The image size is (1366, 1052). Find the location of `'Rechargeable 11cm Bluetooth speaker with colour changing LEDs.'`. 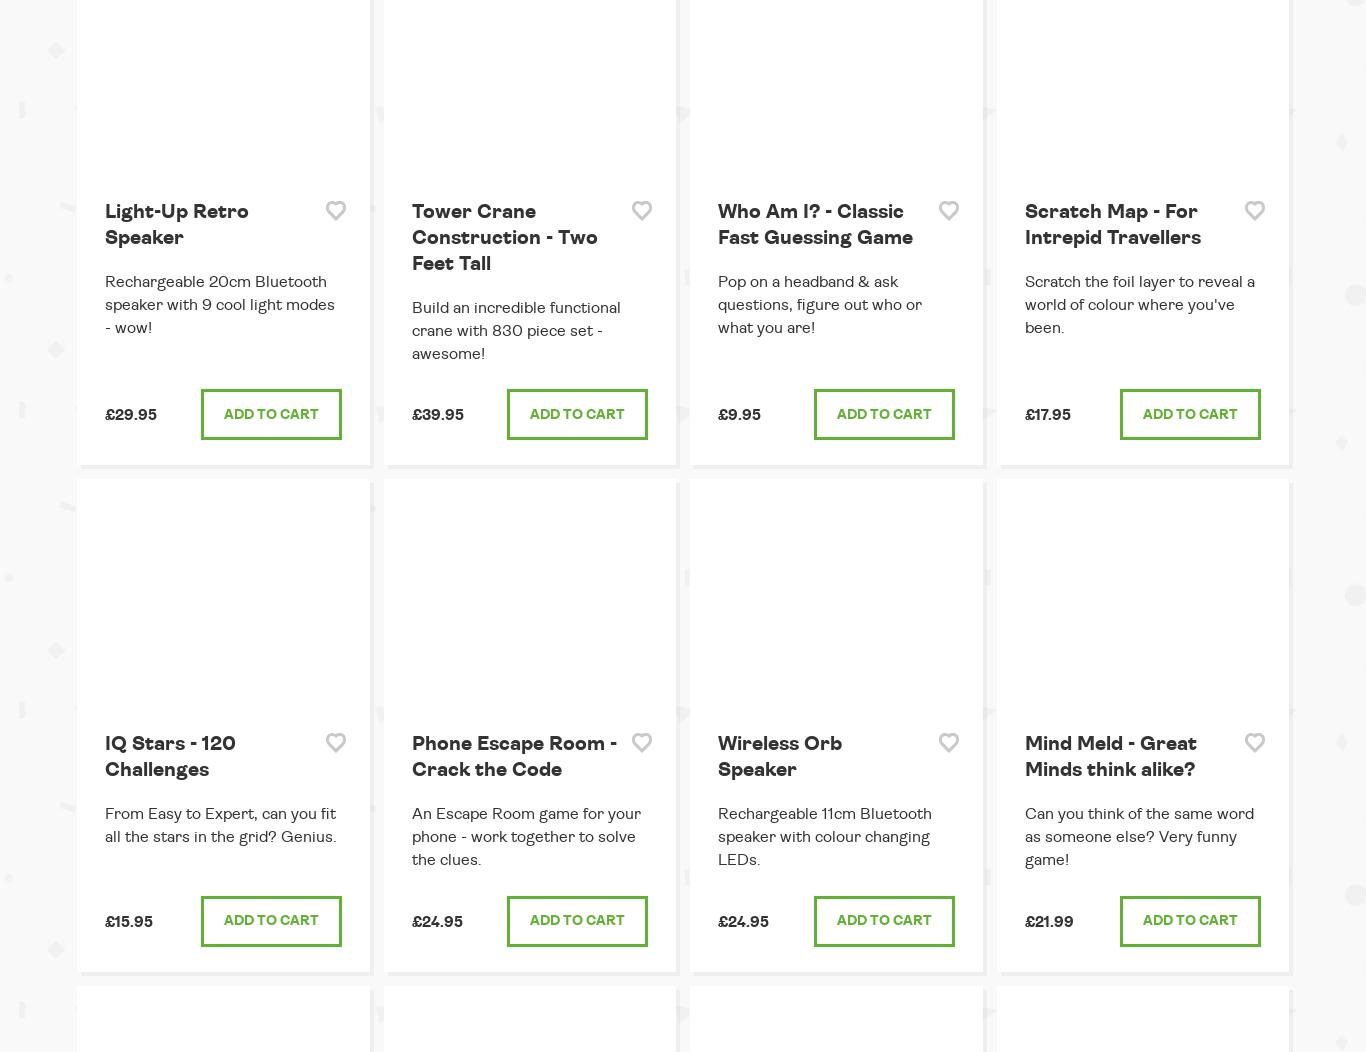

'Rechargeable 11cm Bluetooth speaker with colour changing LEDs.' is located at coordinates (824, 835).